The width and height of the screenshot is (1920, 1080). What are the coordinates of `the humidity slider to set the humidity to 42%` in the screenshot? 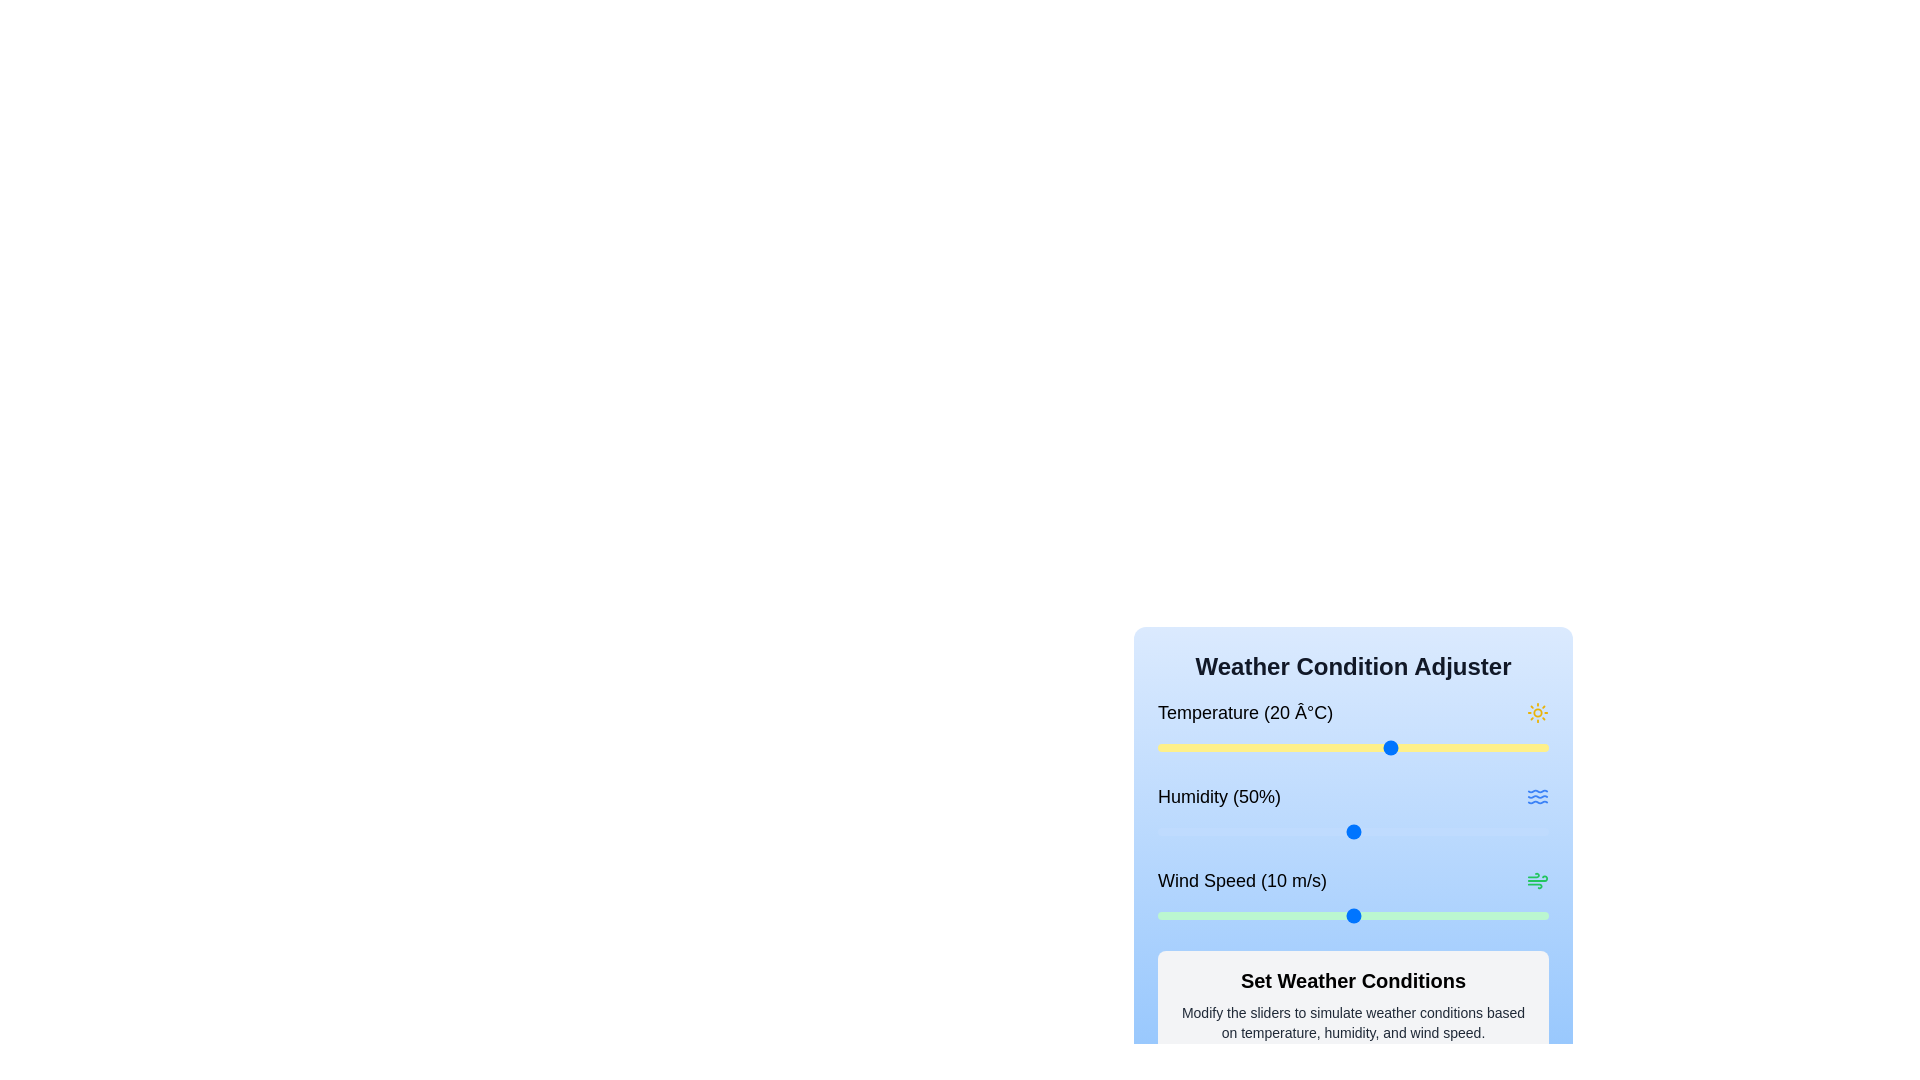 It's located at (1322, 832).